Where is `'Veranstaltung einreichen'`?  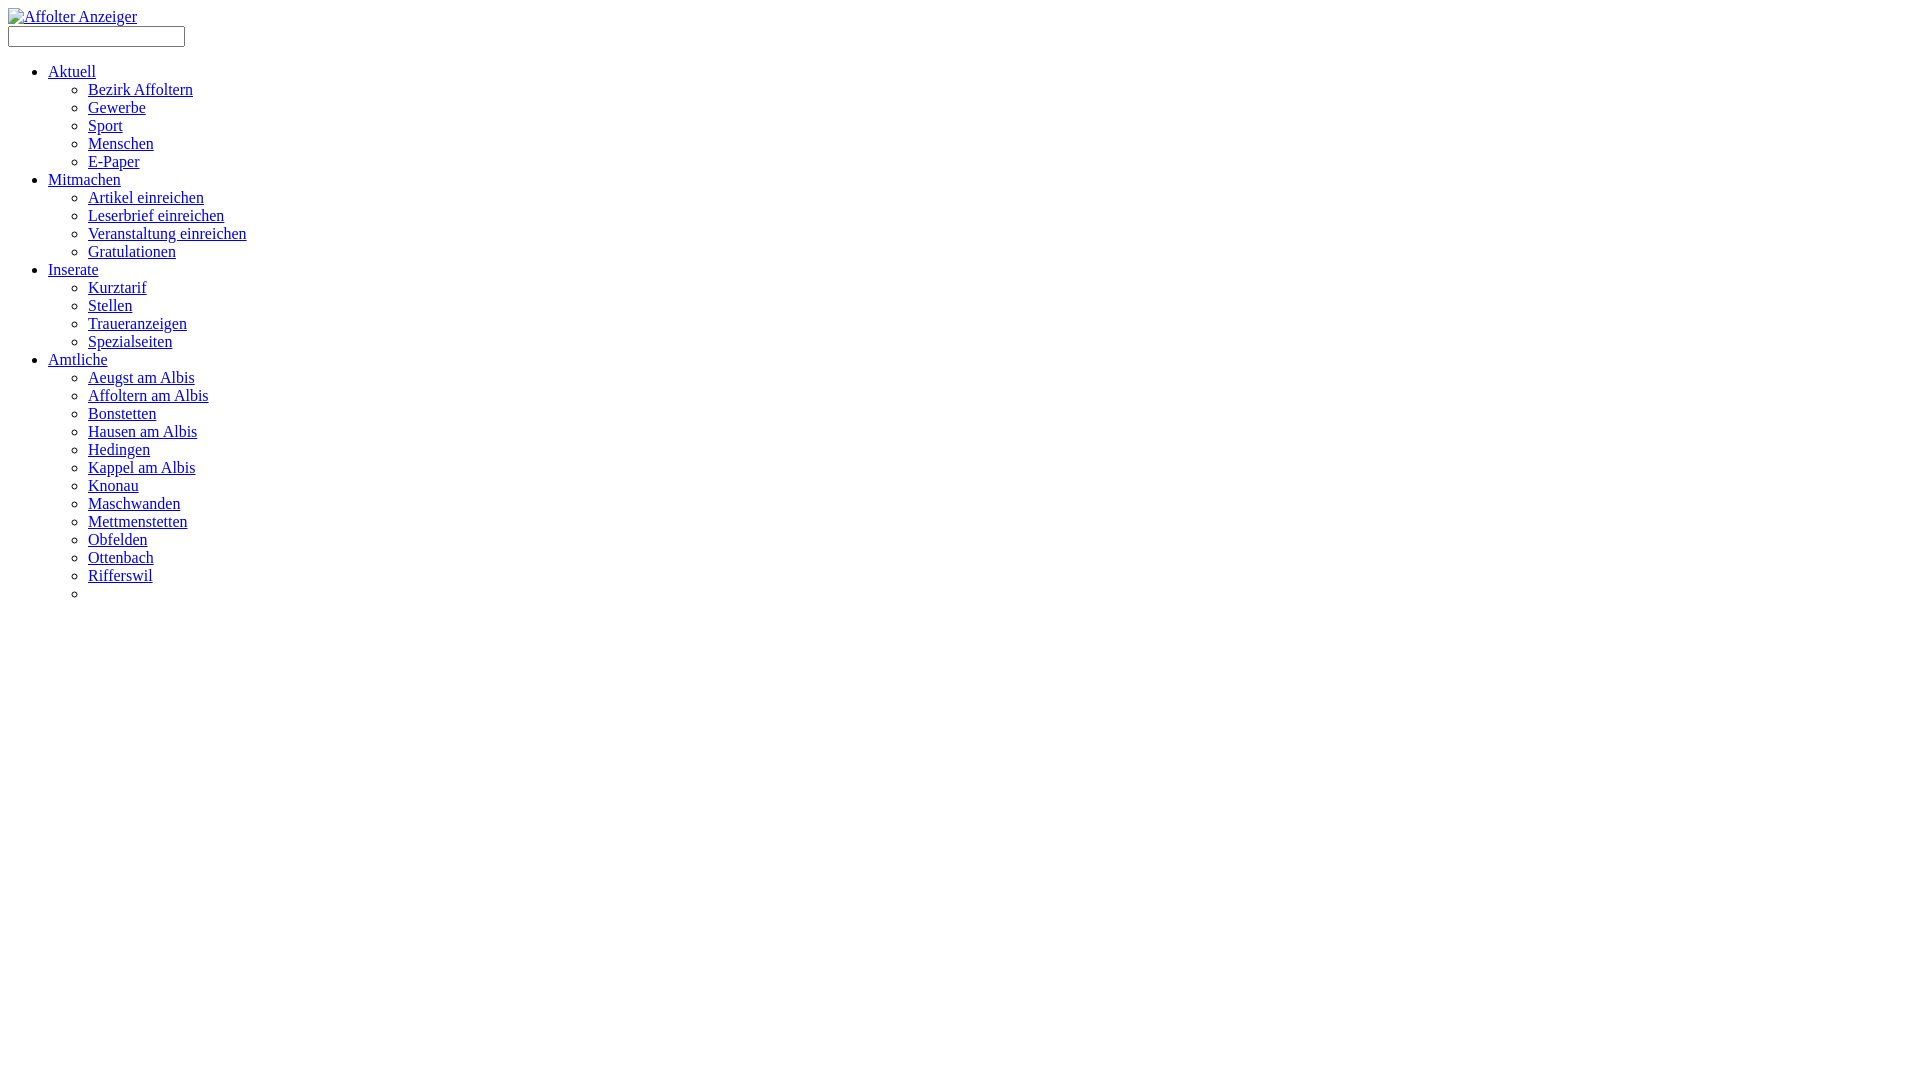 'Veranstaltung einreichen' is located at coordinates (167, 232).